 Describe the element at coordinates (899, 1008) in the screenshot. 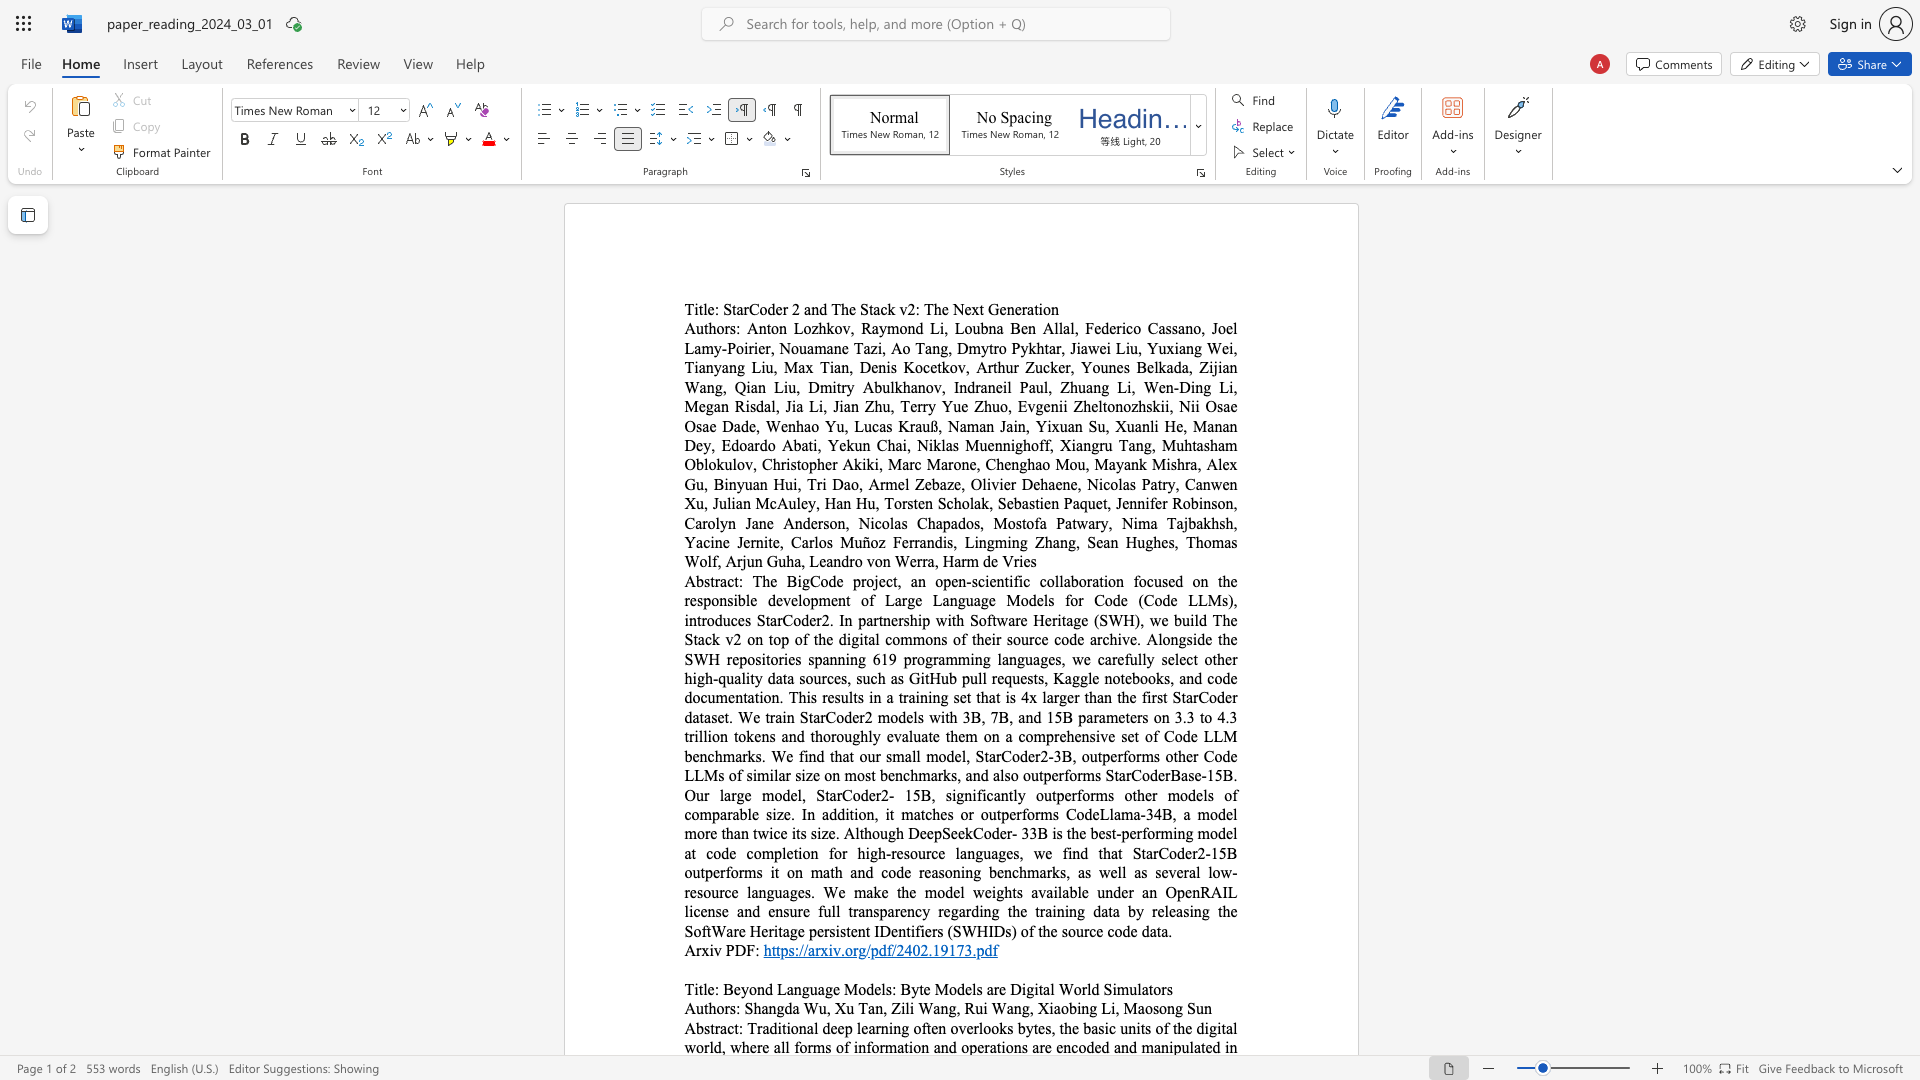

I see `the subset text "il" within the text "Zili Wang,"` at that location.